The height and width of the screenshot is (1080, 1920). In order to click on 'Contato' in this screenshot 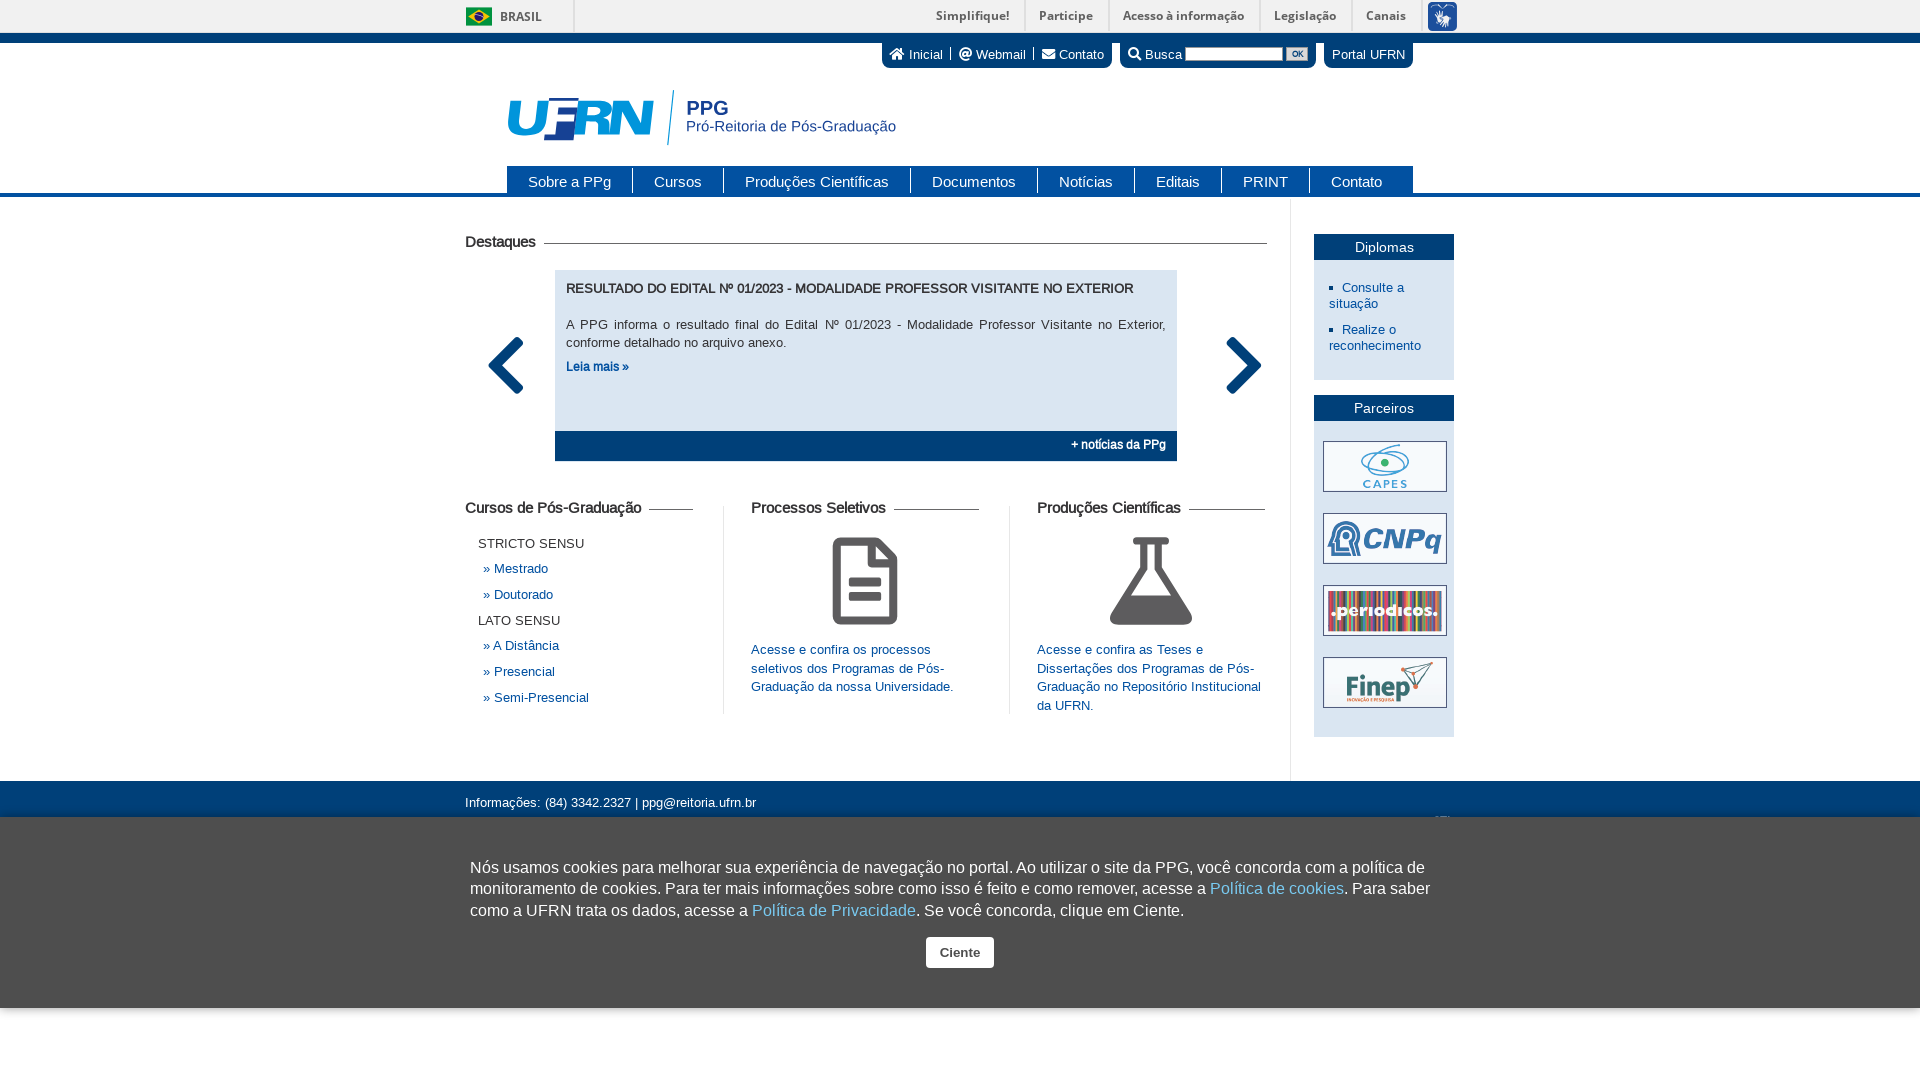, I will do `click(1310, 180)`.